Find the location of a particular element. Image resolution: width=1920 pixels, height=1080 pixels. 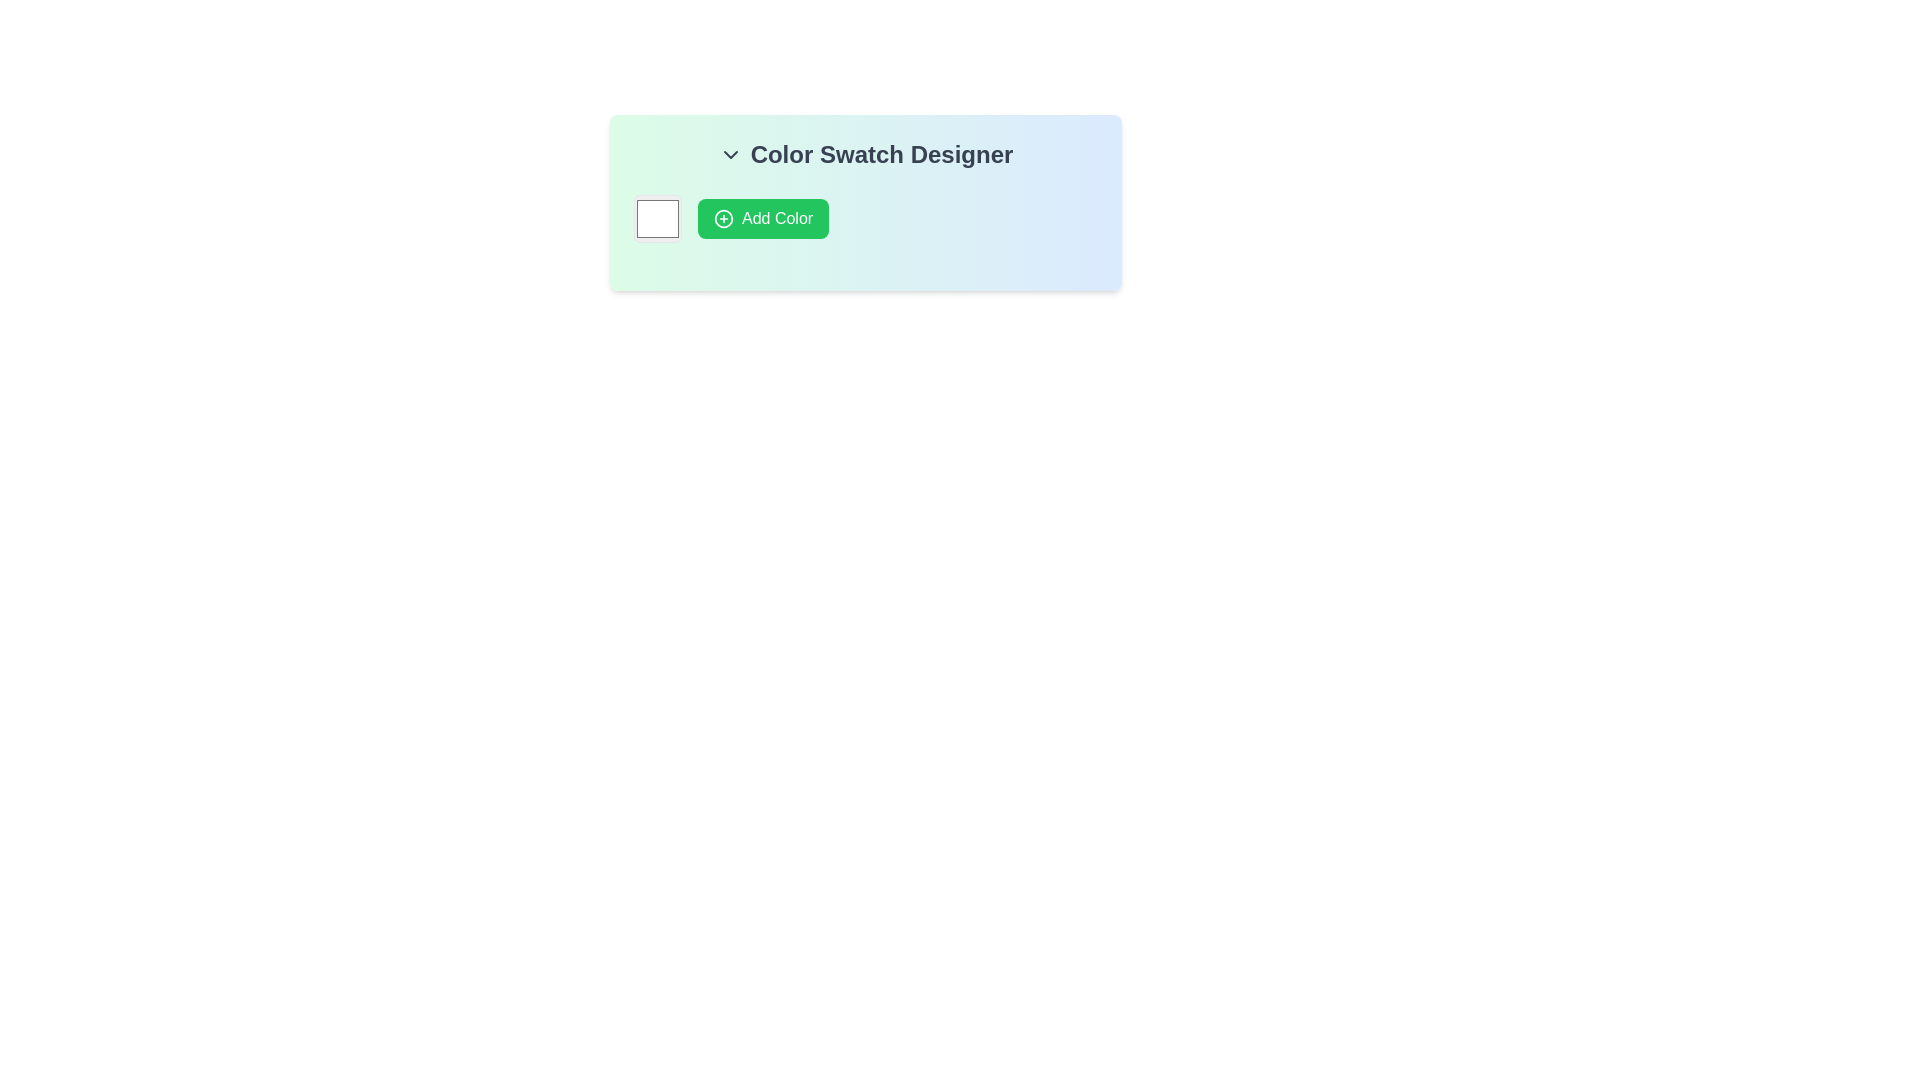

the white square color input field to bring up the color picker is located at coordinates (657, 219).